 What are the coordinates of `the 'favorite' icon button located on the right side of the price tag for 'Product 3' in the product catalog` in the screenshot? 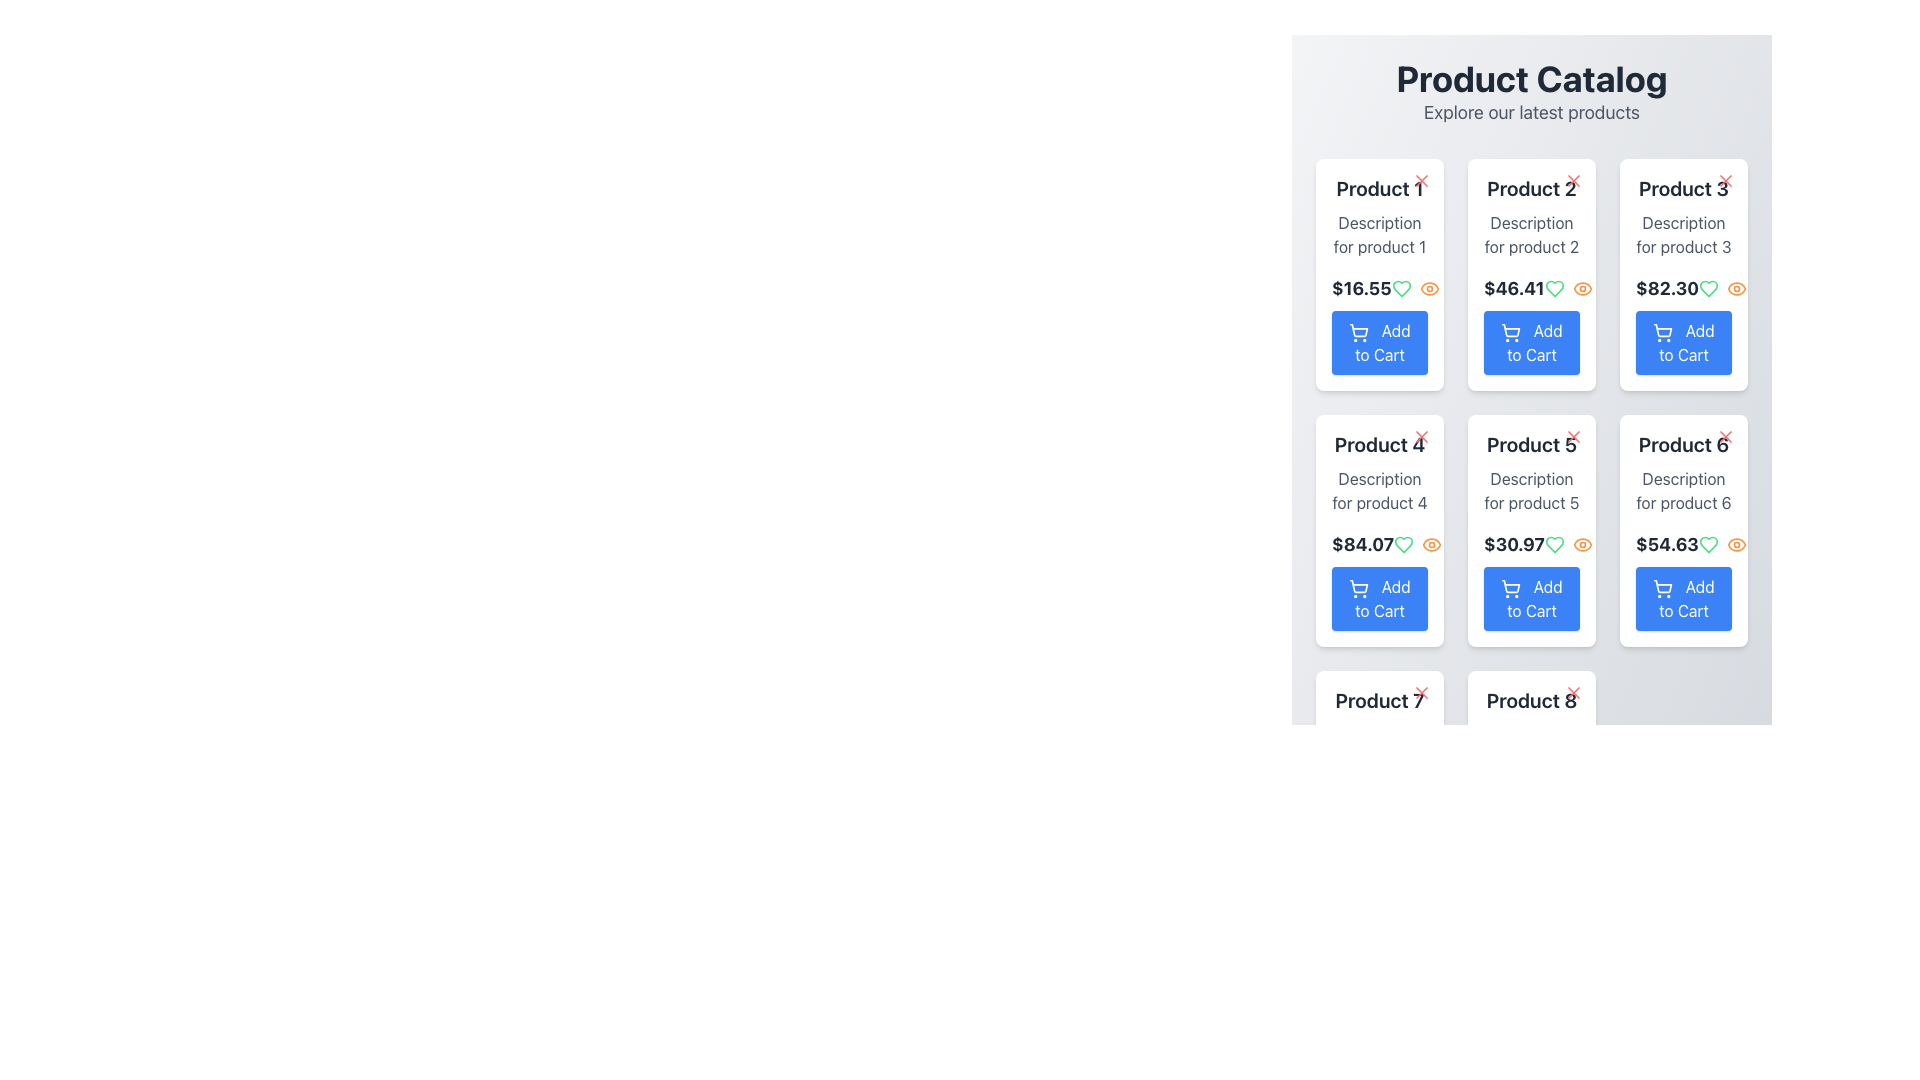 It's located at (1708, 289).